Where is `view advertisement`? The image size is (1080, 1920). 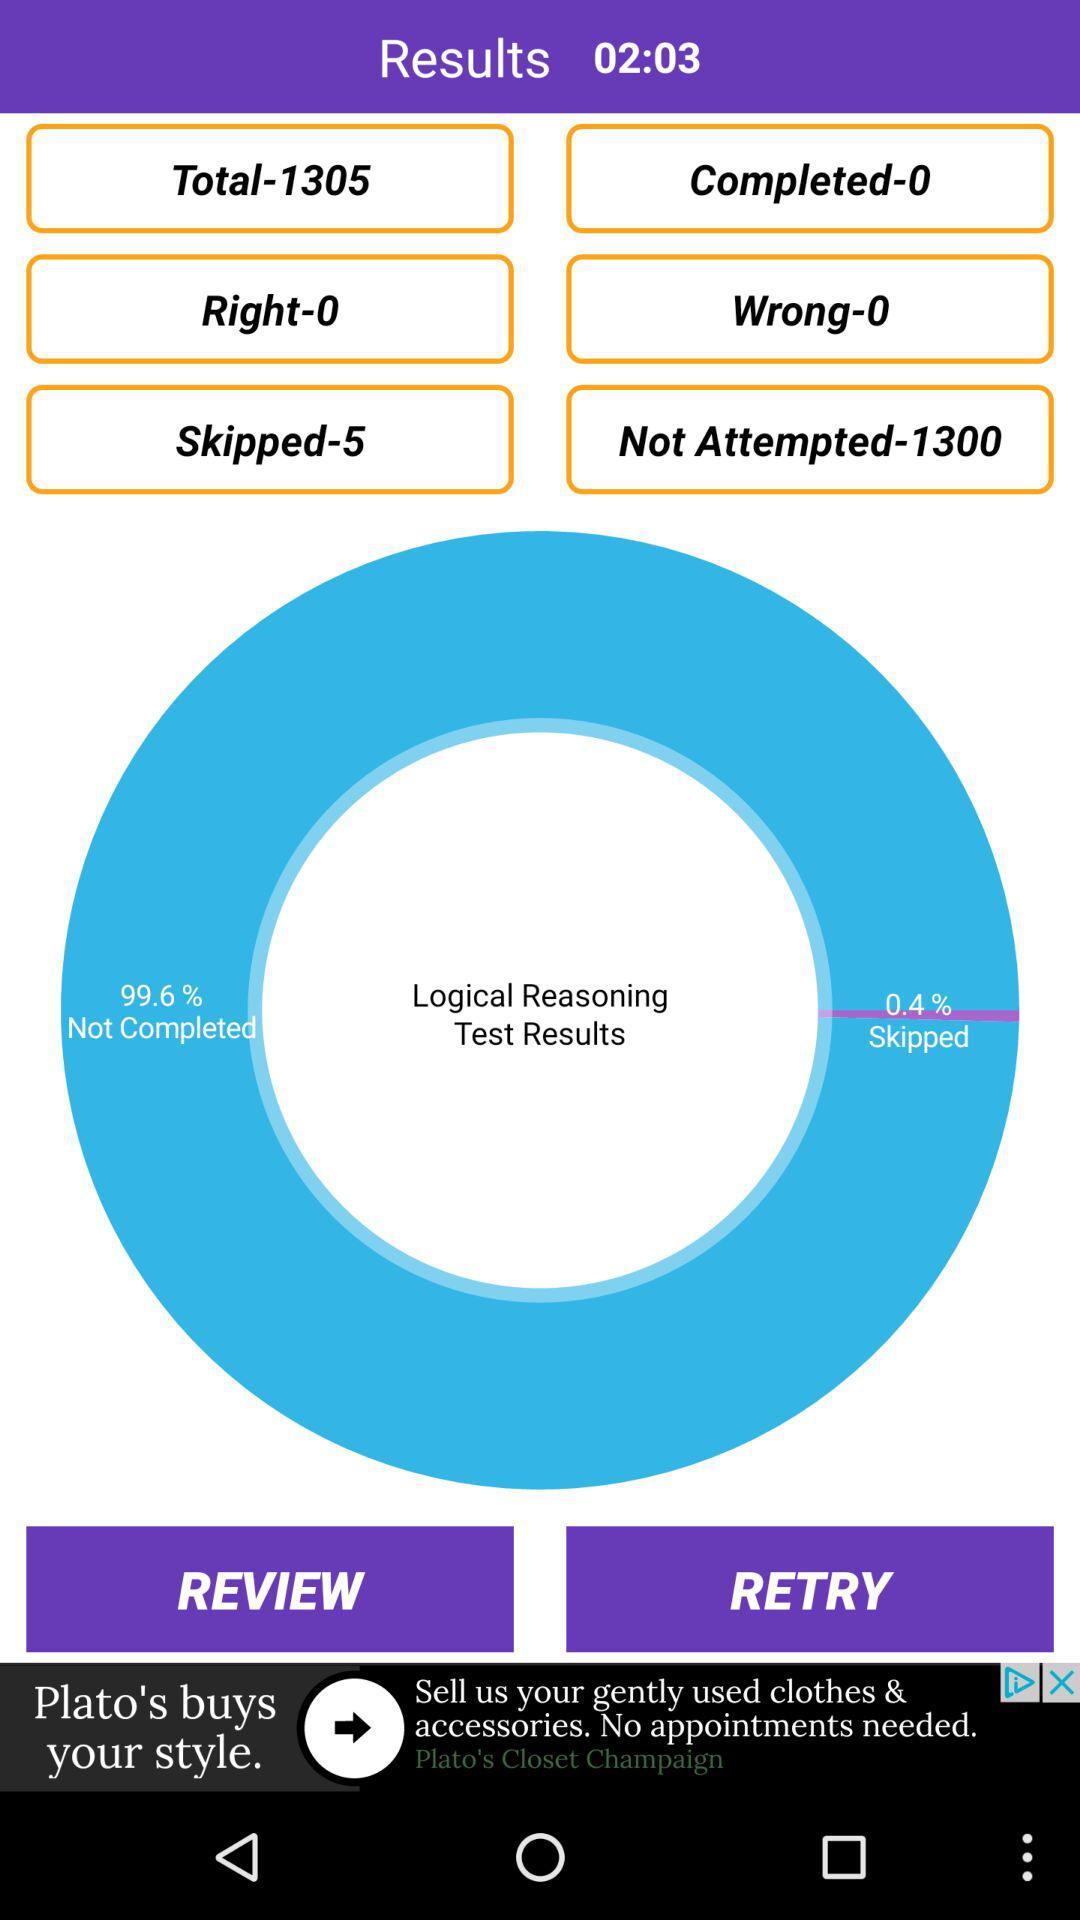
view advertisement is located at coordinates (540, 1727).